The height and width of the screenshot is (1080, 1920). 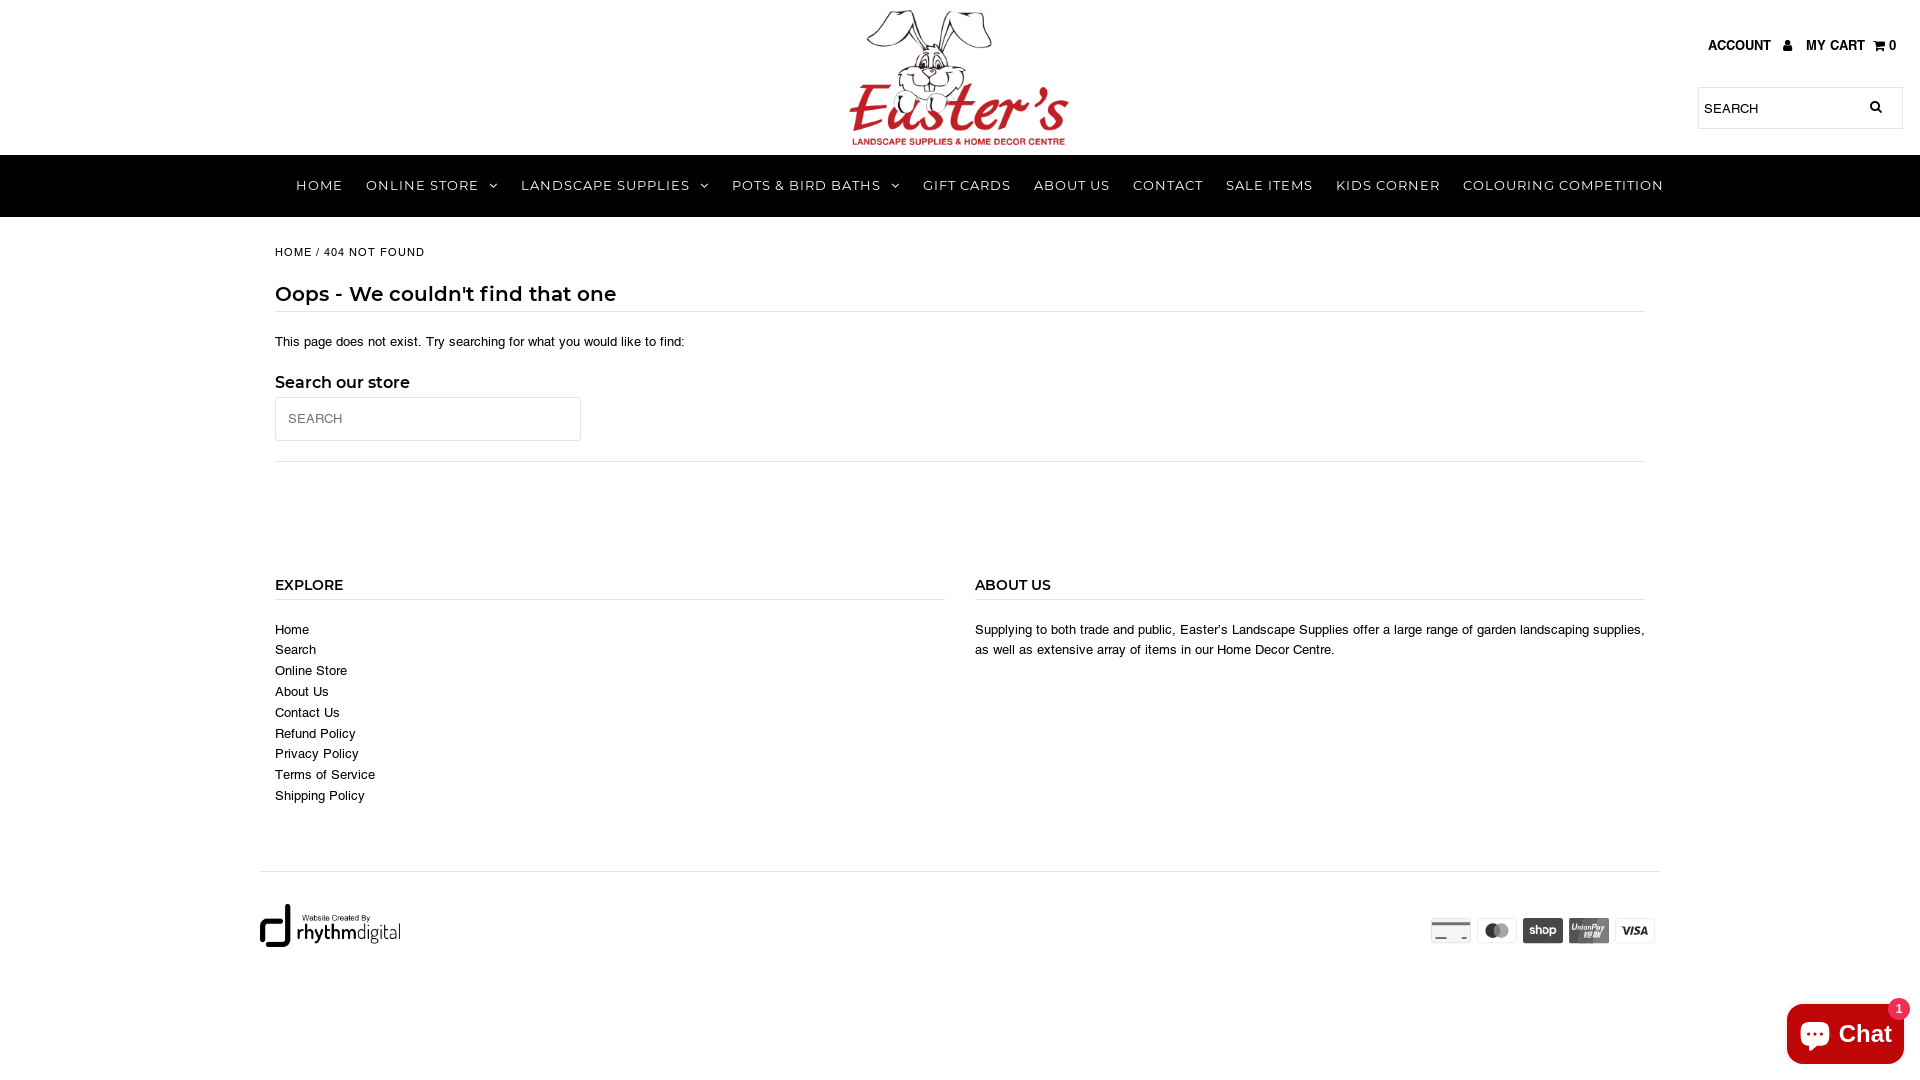 What do you see at coordinates (1844, 1029) in the screenshot?
I see `'Shopify online store chat'` at bounding box center [1844, 1029].